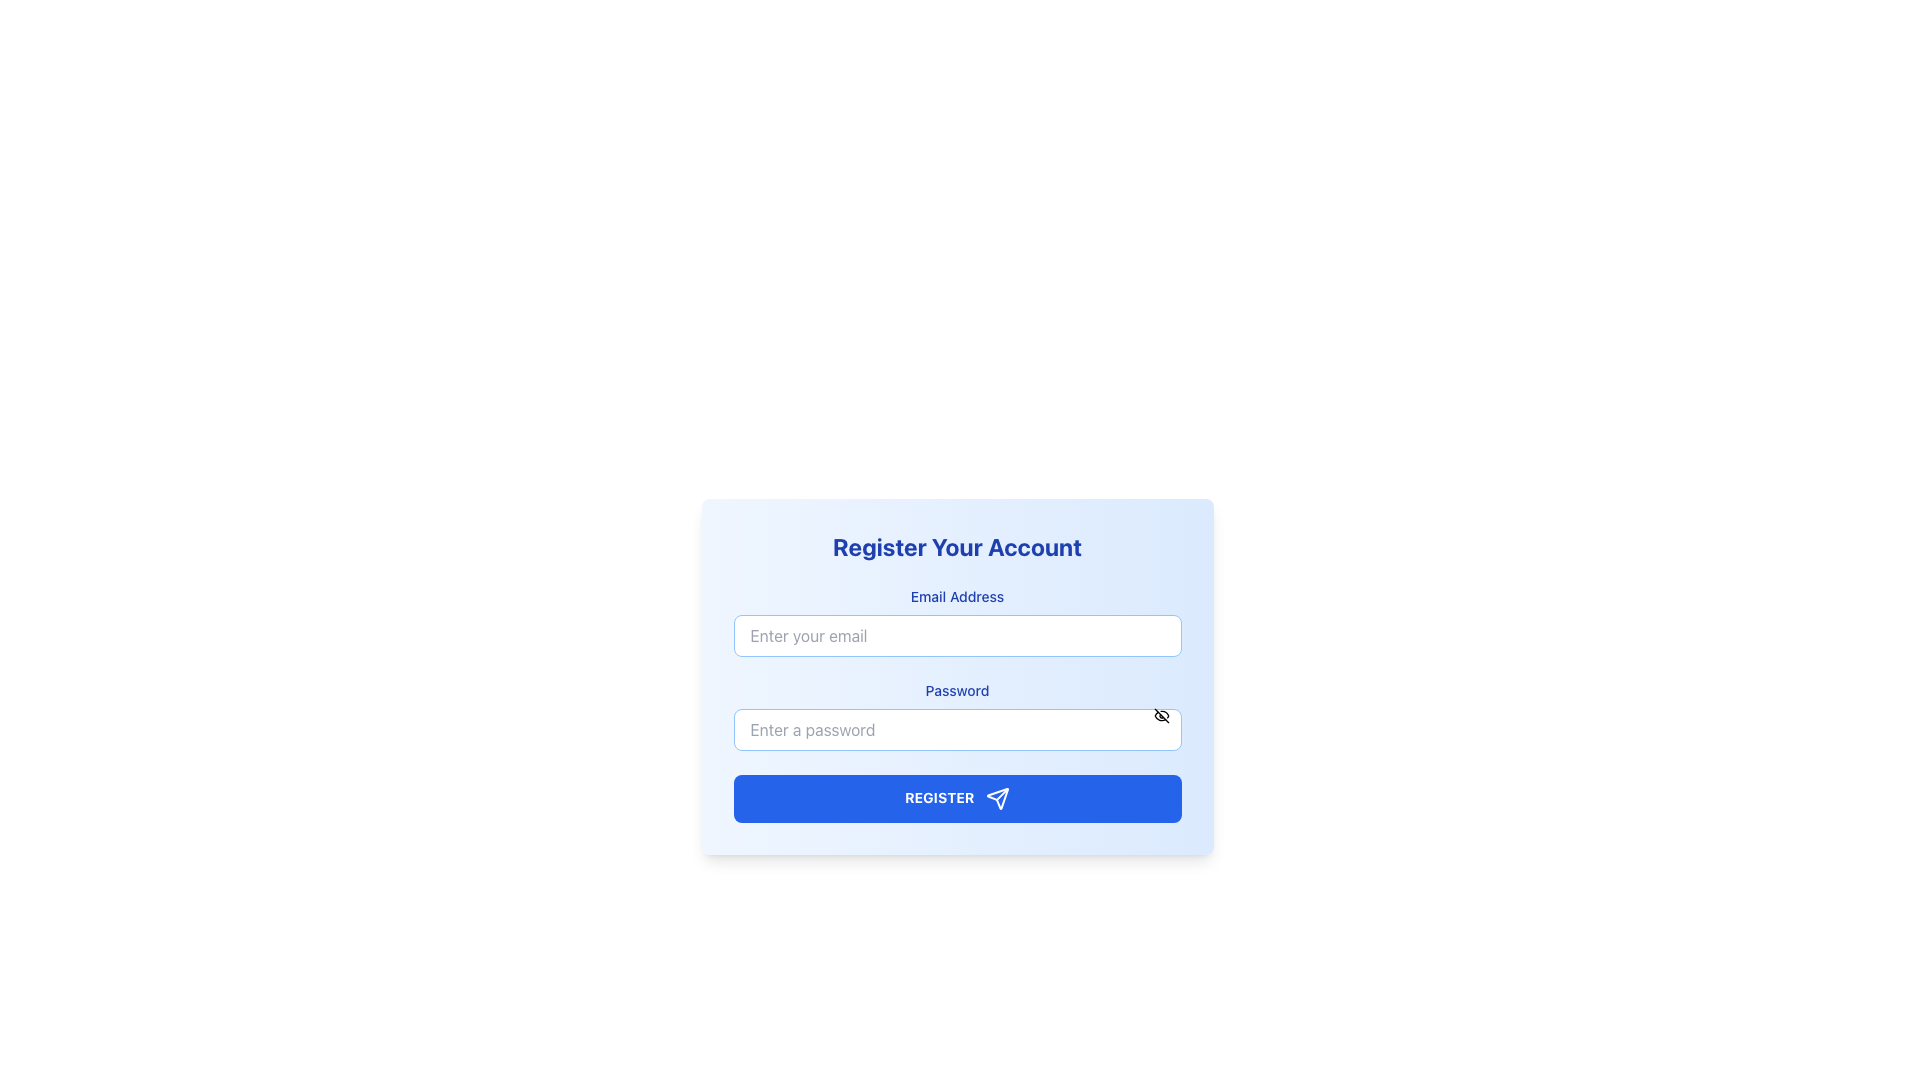  What do you see at coordinates (1161, 715) in the screenshot?
I see `the button that toggles the visibility of the password input field's content` at bounding box center [1161, 715].